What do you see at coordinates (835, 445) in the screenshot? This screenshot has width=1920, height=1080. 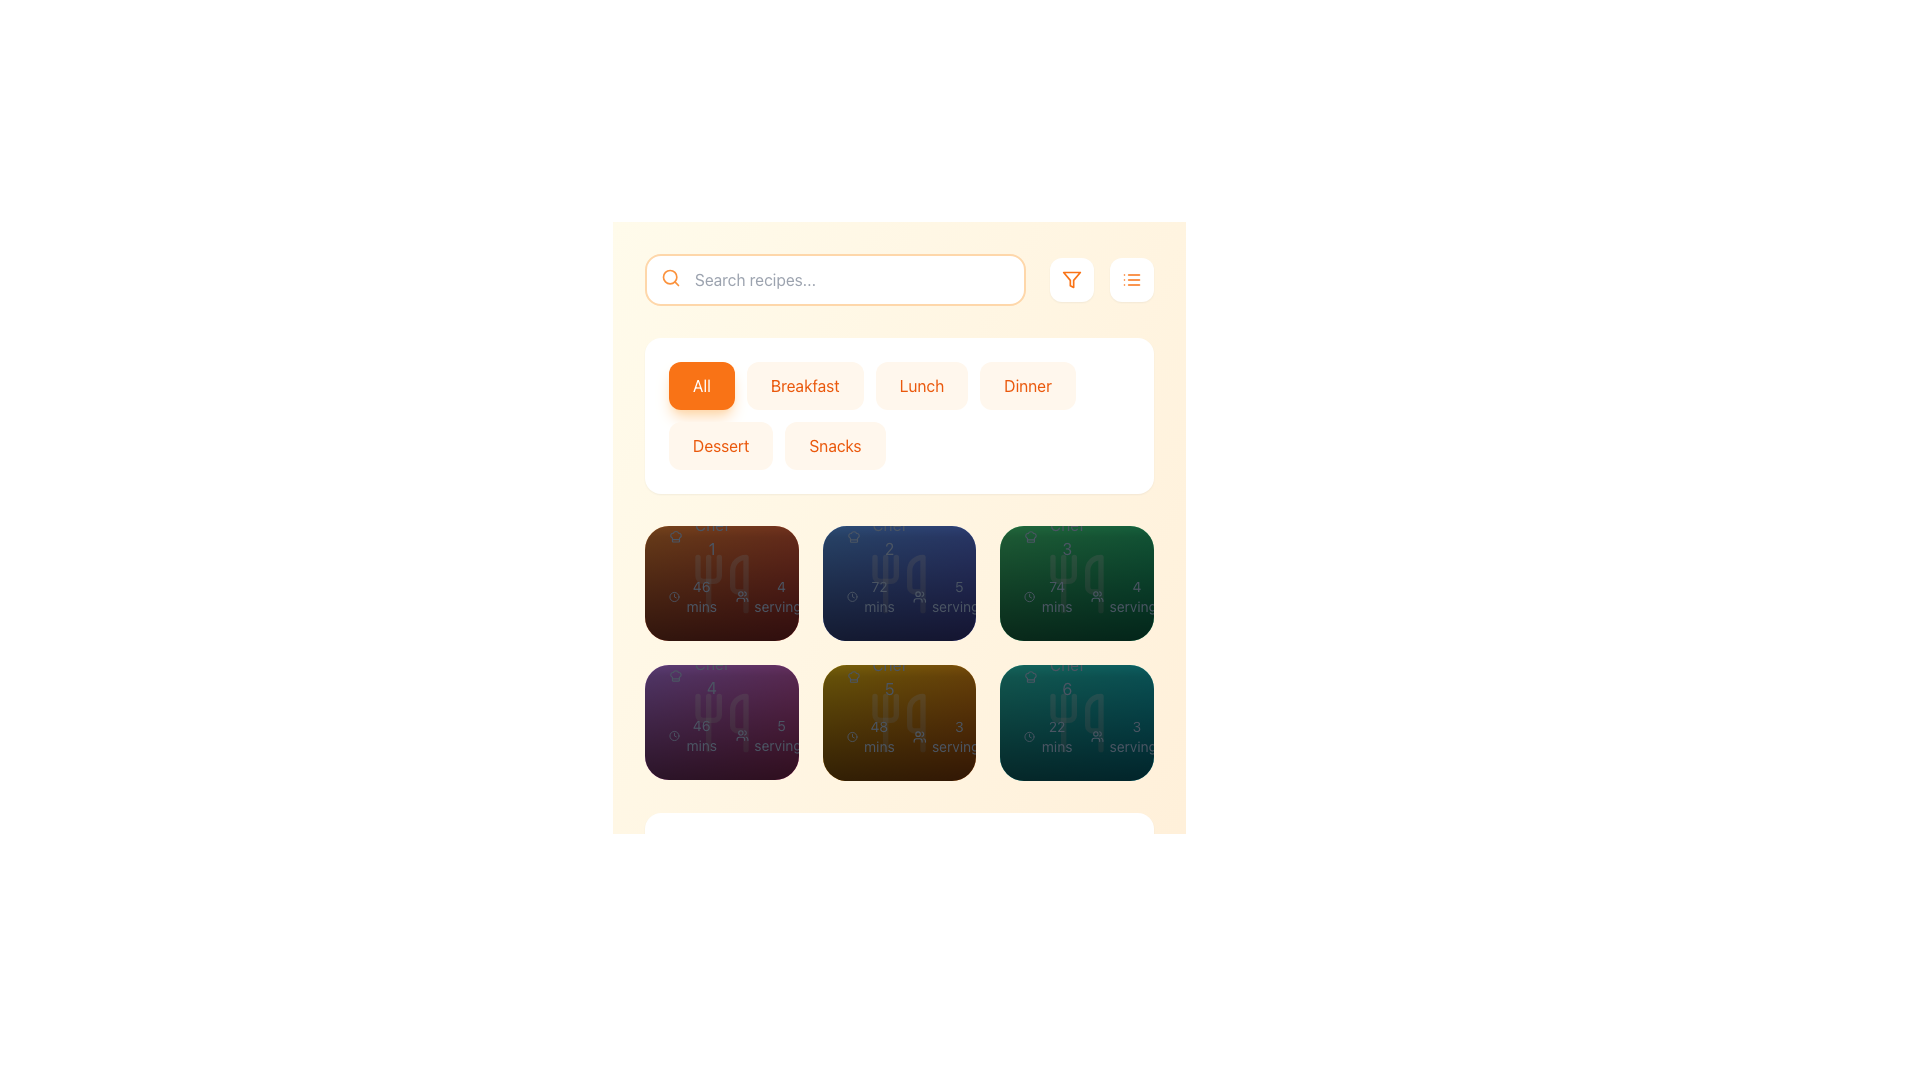 I see `the 'Snacks' filter button located in the second row, second column of the button group` at bounding box center [835, 445].